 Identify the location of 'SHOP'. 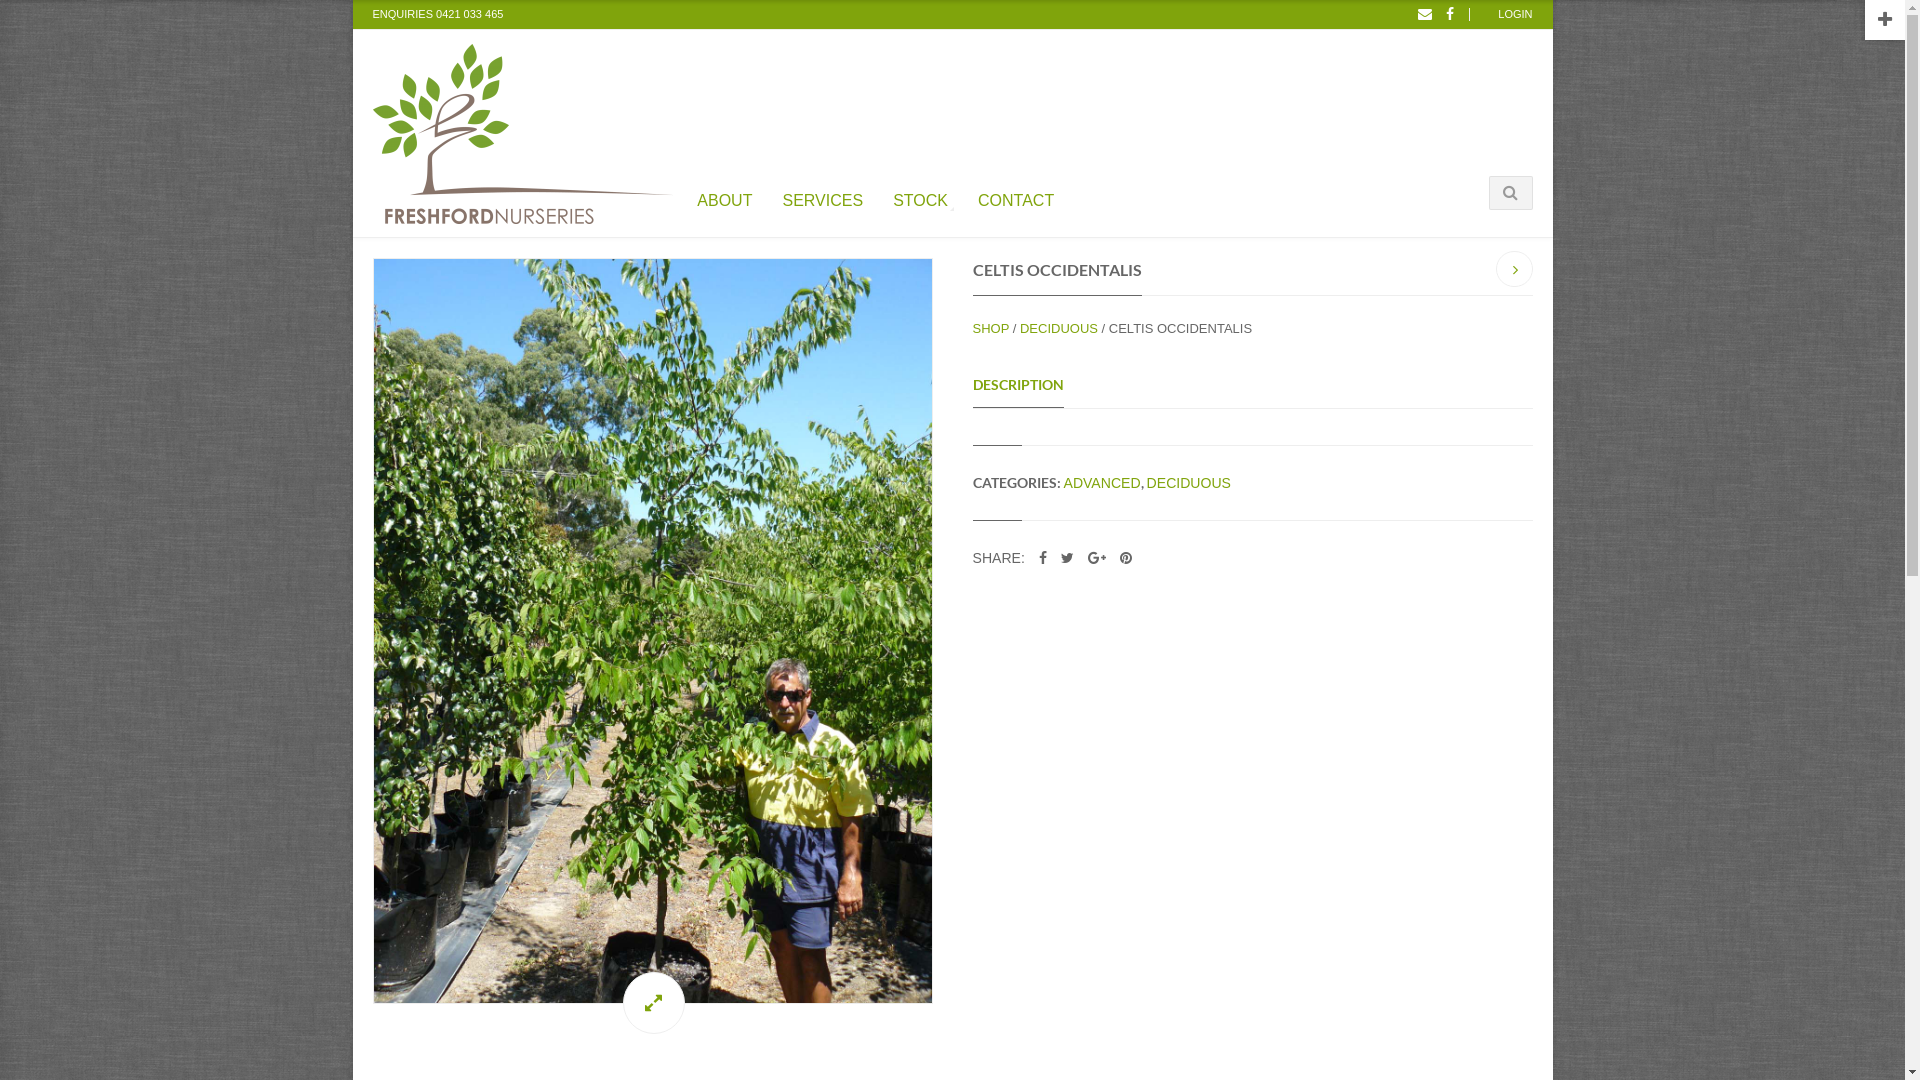
(990, 327).